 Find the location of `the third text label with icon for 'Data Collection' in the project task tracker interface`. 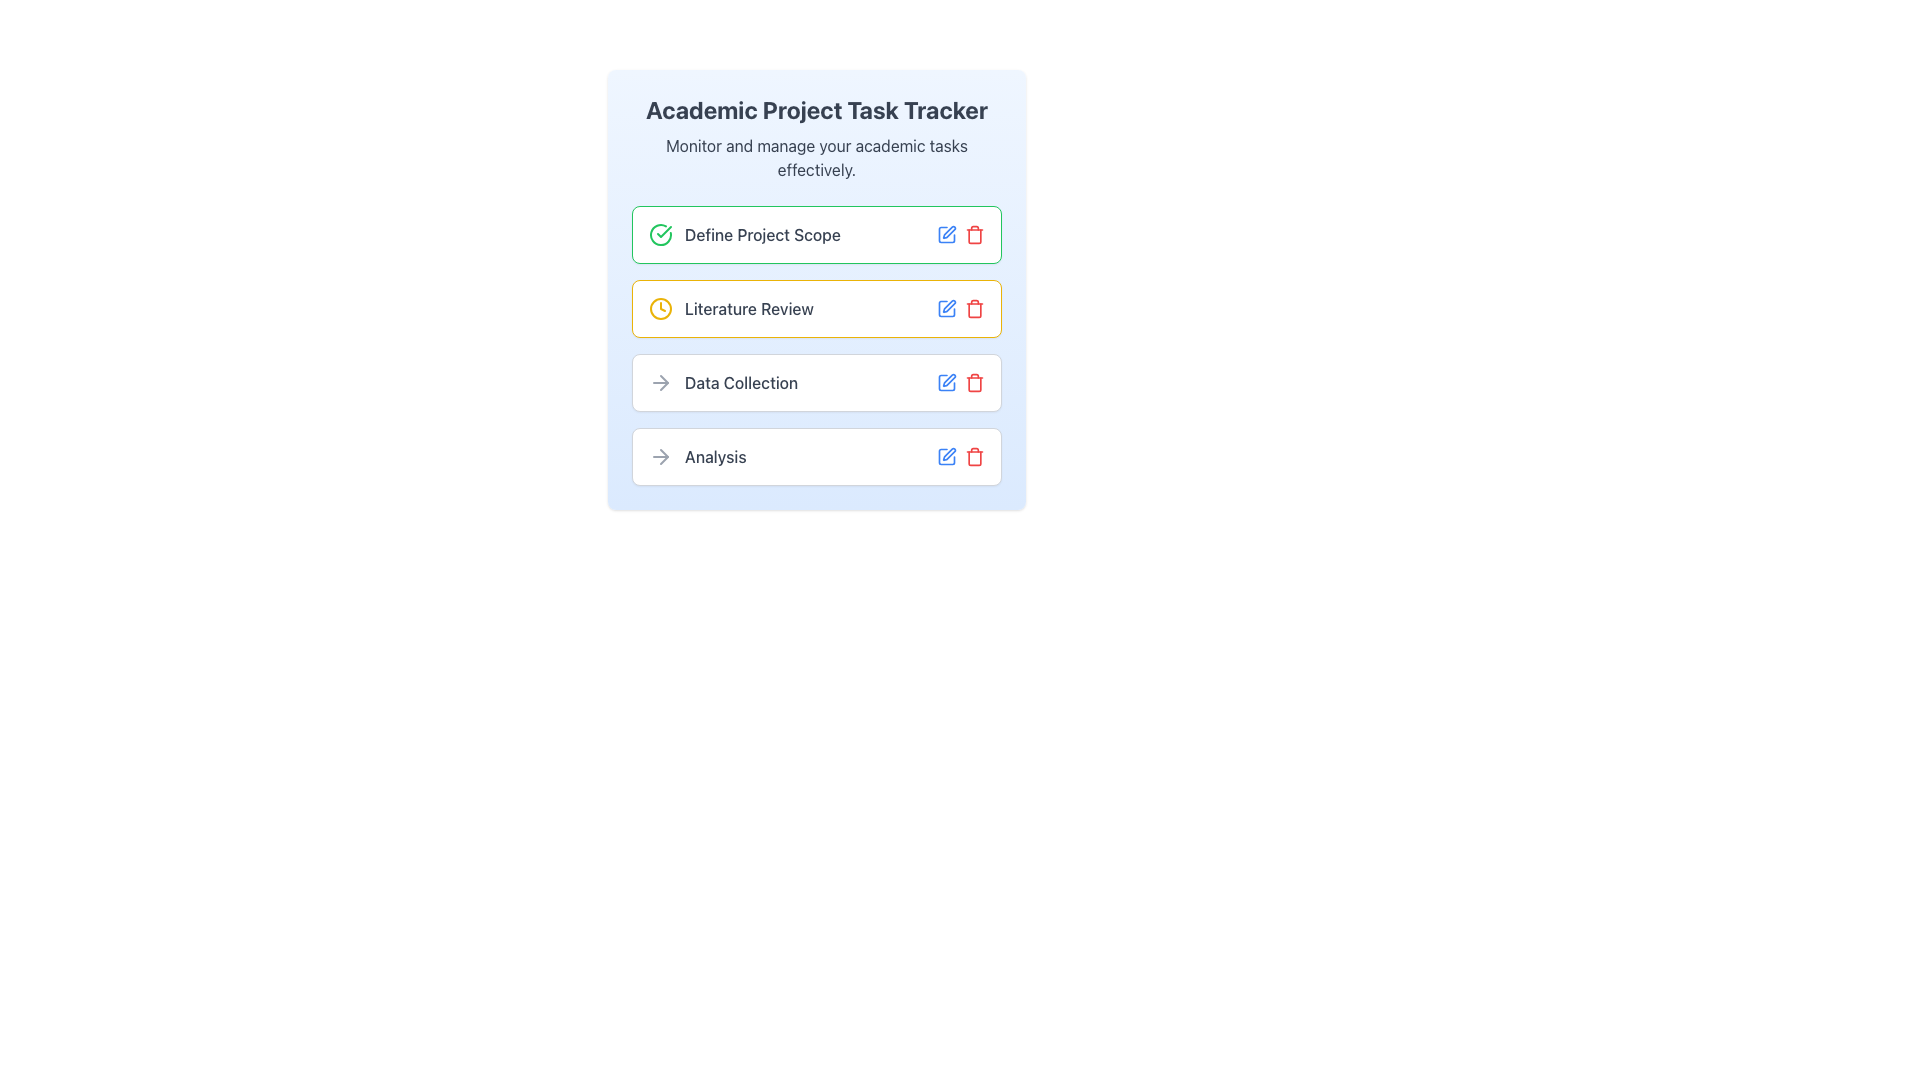

the third text label with icon for 'Data Collection' in the project task tracker interface is located at coordinates (722, 382).